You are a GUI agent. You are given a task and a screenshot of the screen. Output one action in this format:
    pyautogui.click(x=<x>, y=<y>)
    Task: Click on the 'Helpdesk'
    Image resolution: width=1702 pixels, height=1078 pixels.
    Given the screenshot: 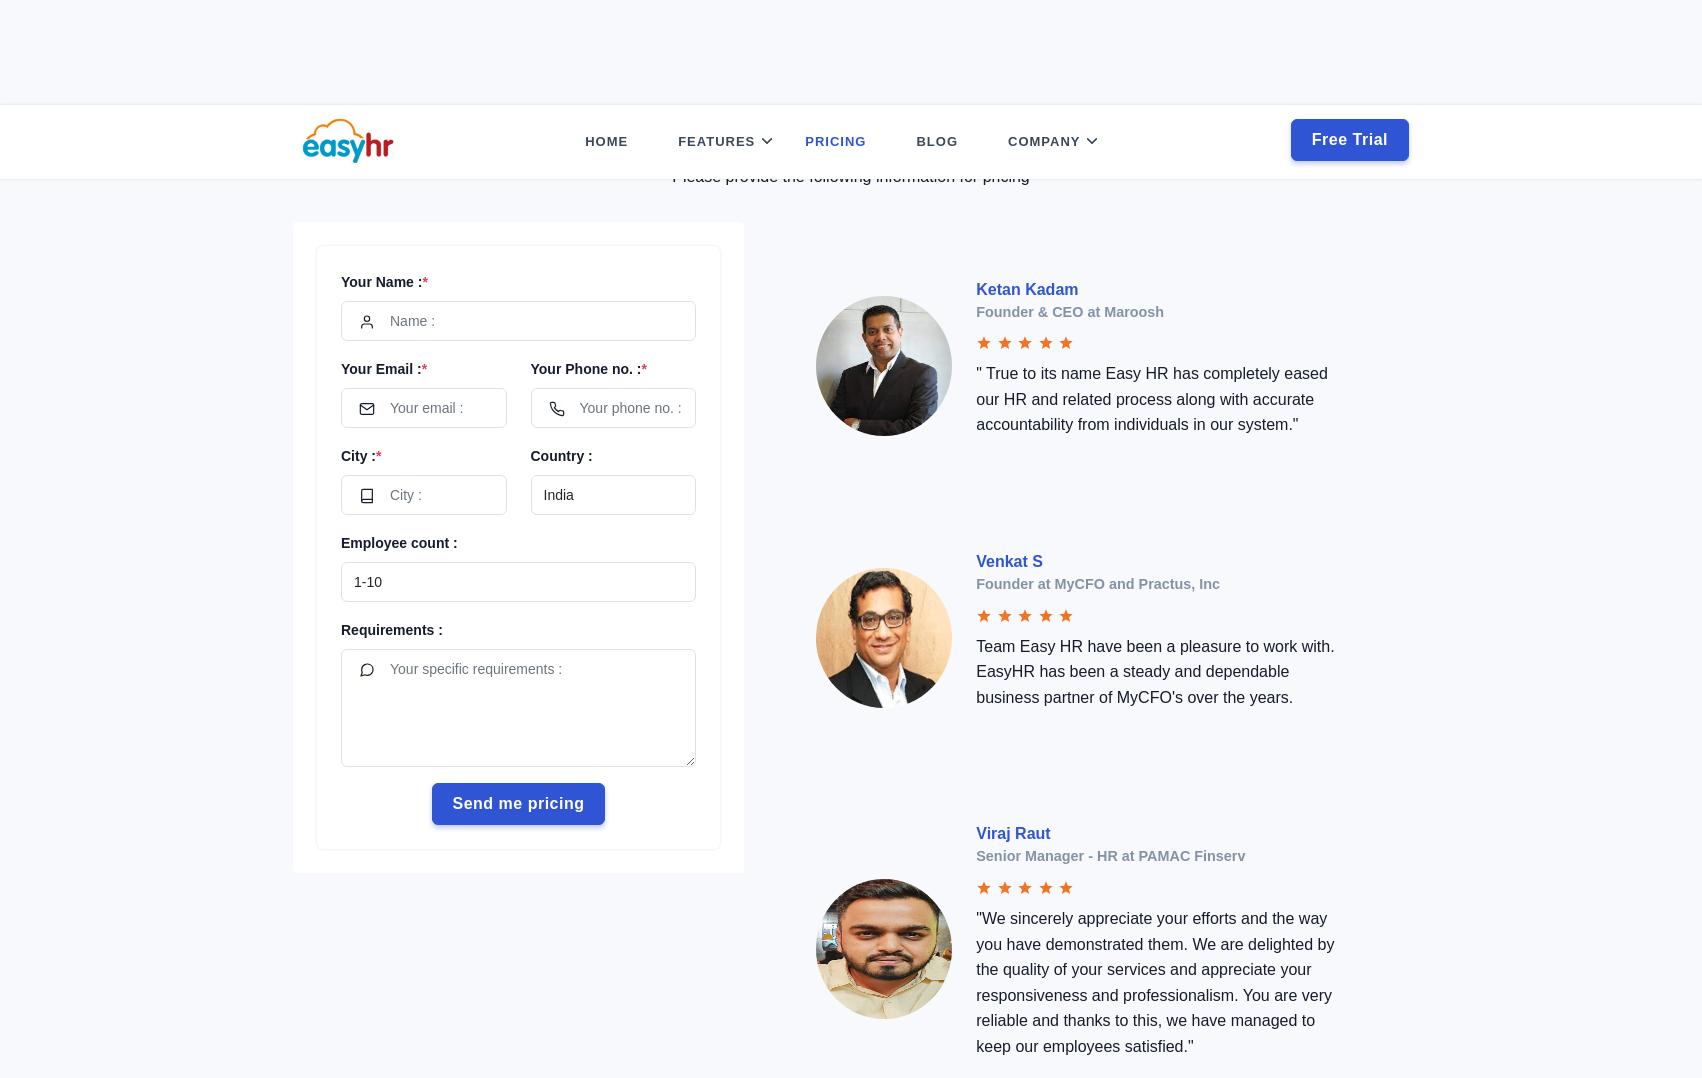 What is the action you would take?
    pyautogui.click(x=713, y=335)
    